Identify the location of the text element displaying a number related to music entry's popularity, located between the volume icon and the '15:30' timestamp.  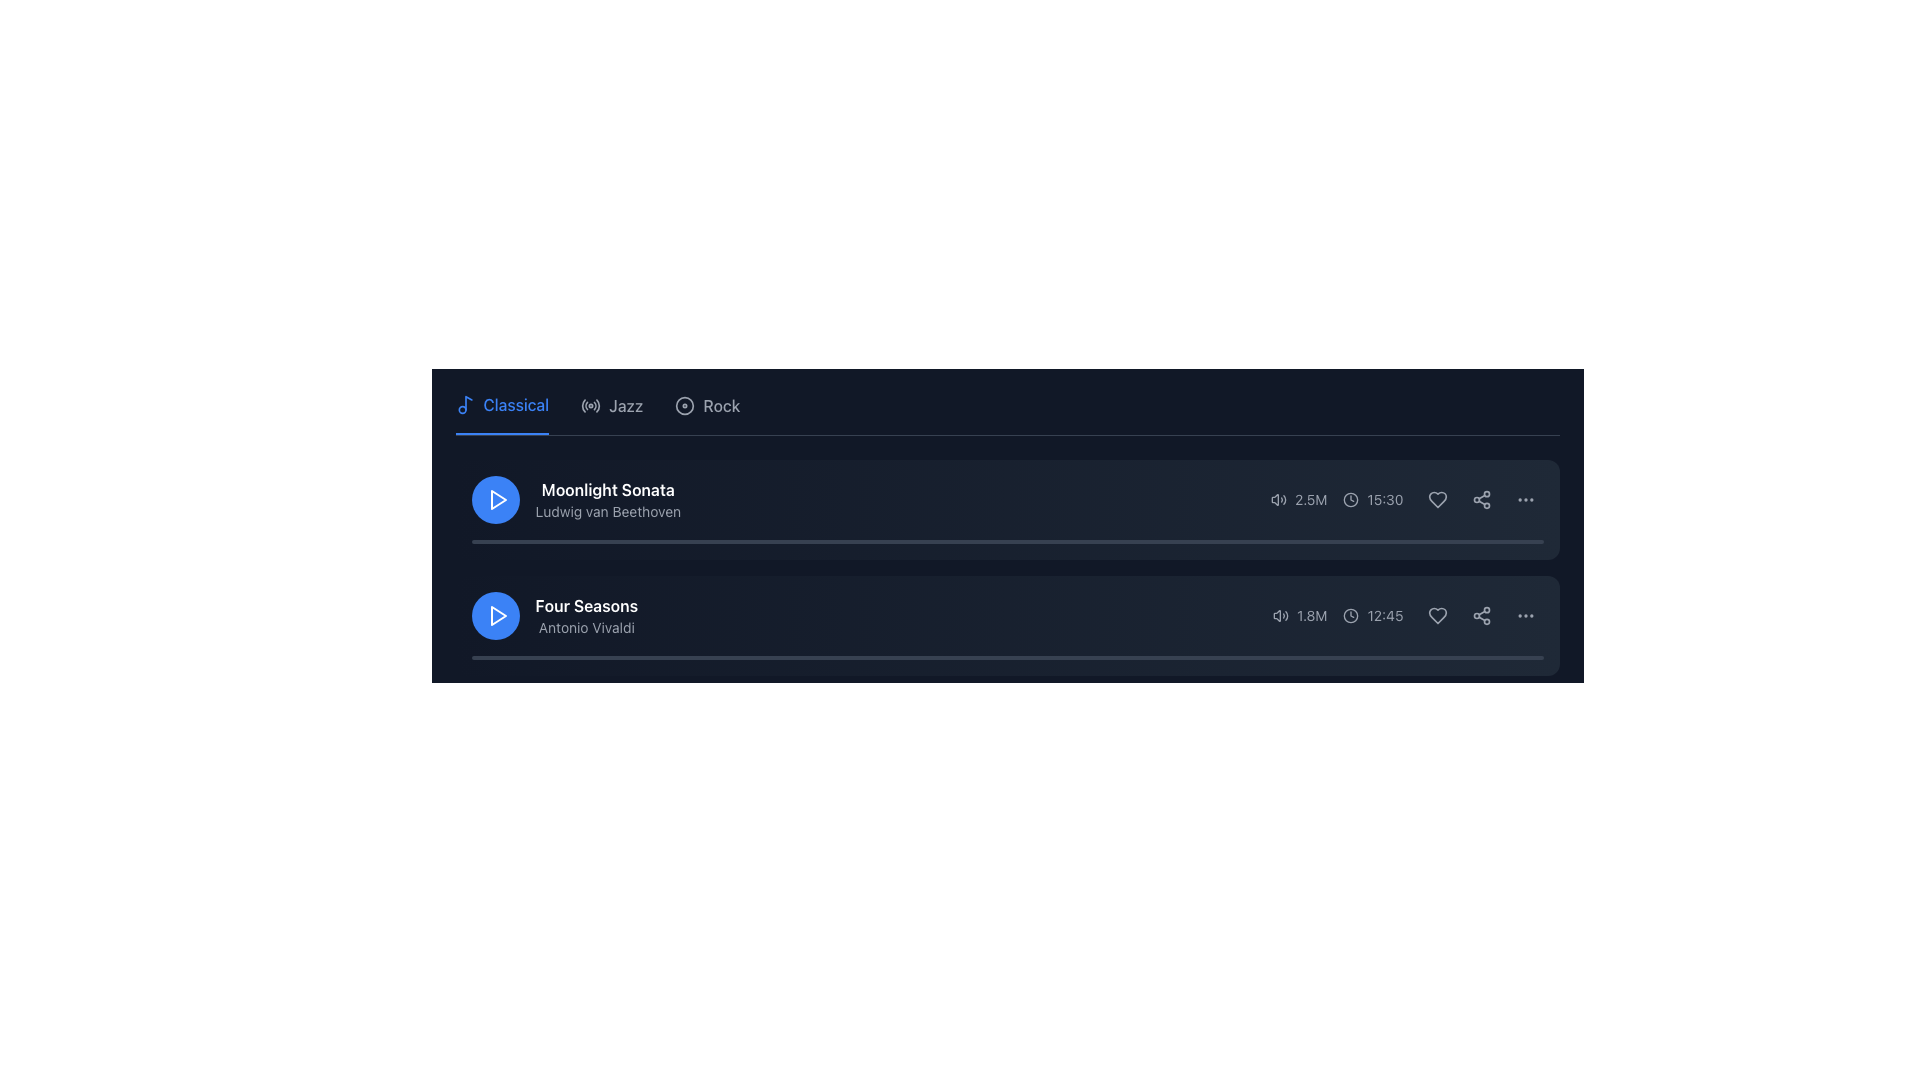
(1299, 499).